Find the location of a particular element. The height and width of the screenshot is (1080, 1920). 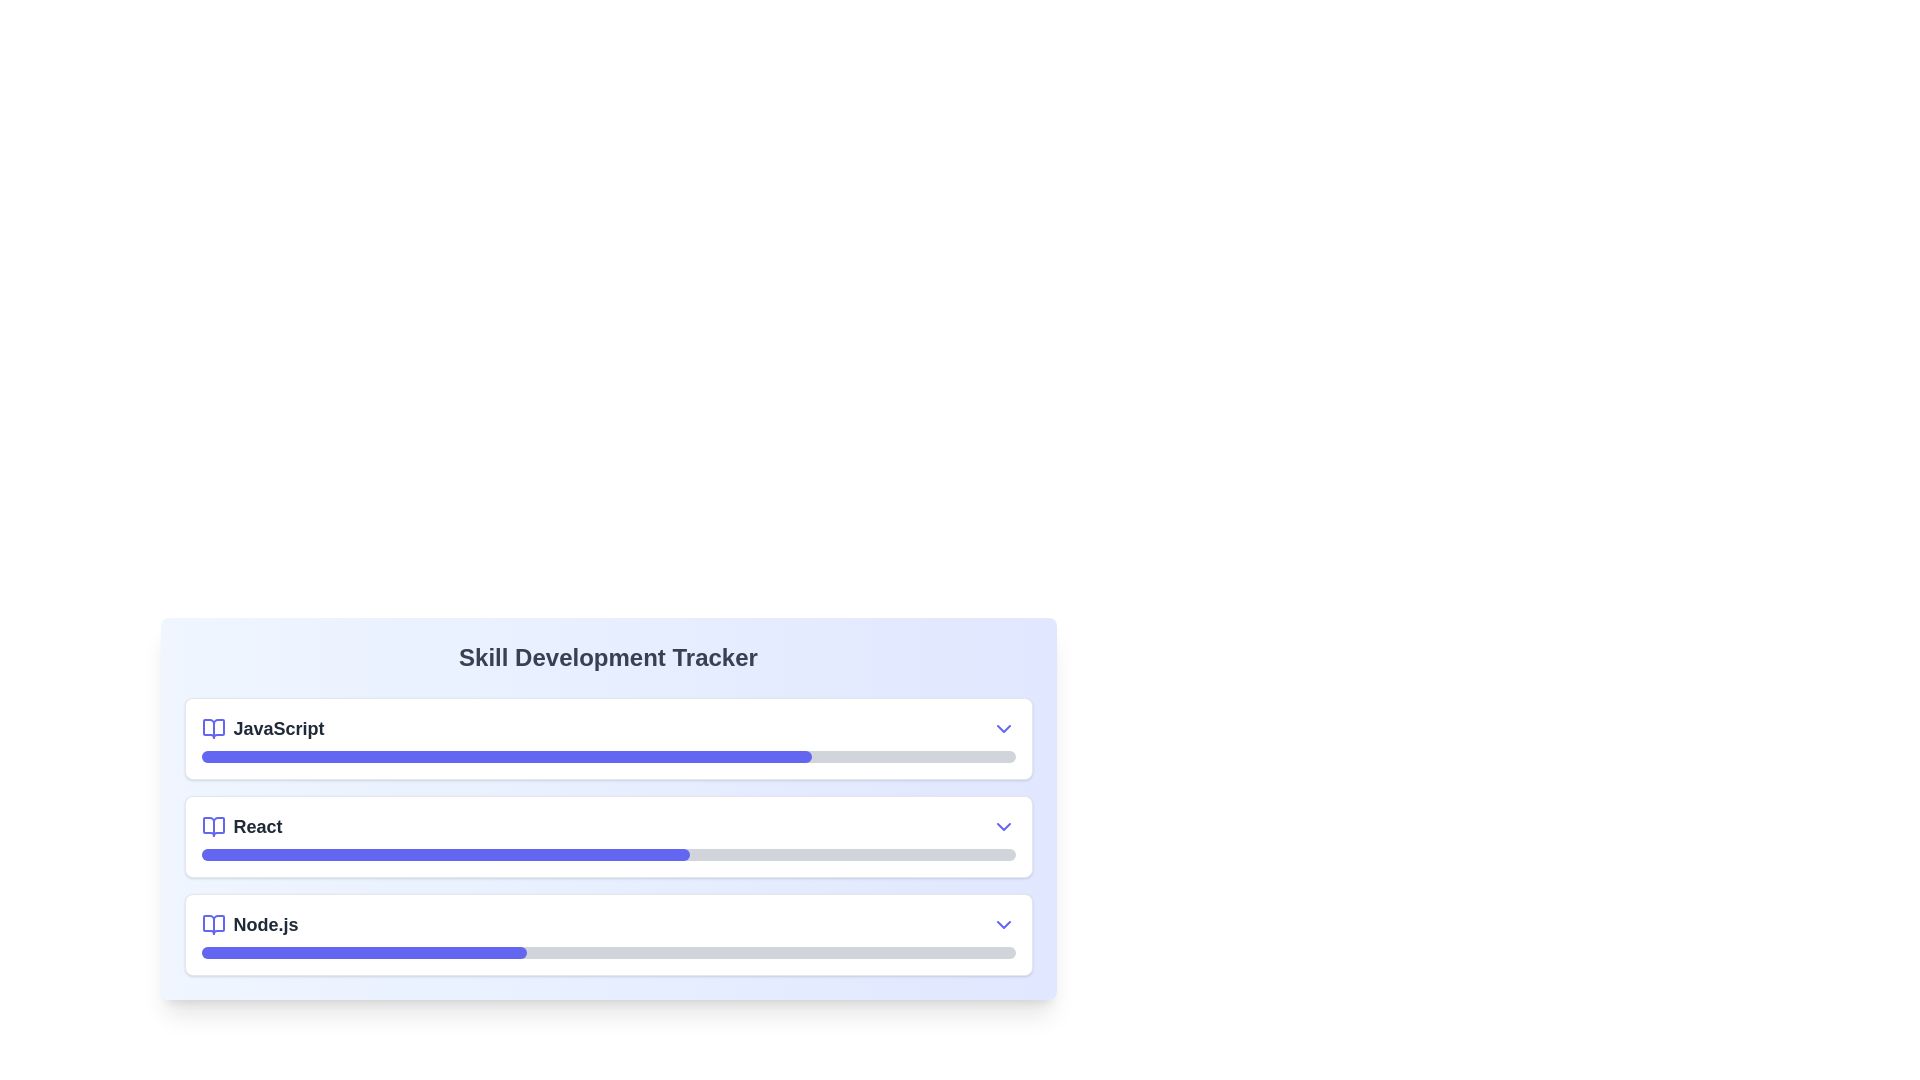

the progress bar indicating the completion of the 'React' skill located between the 'JavaScript' and 'Node.js' progress bars is located at coordinates (607, 855).